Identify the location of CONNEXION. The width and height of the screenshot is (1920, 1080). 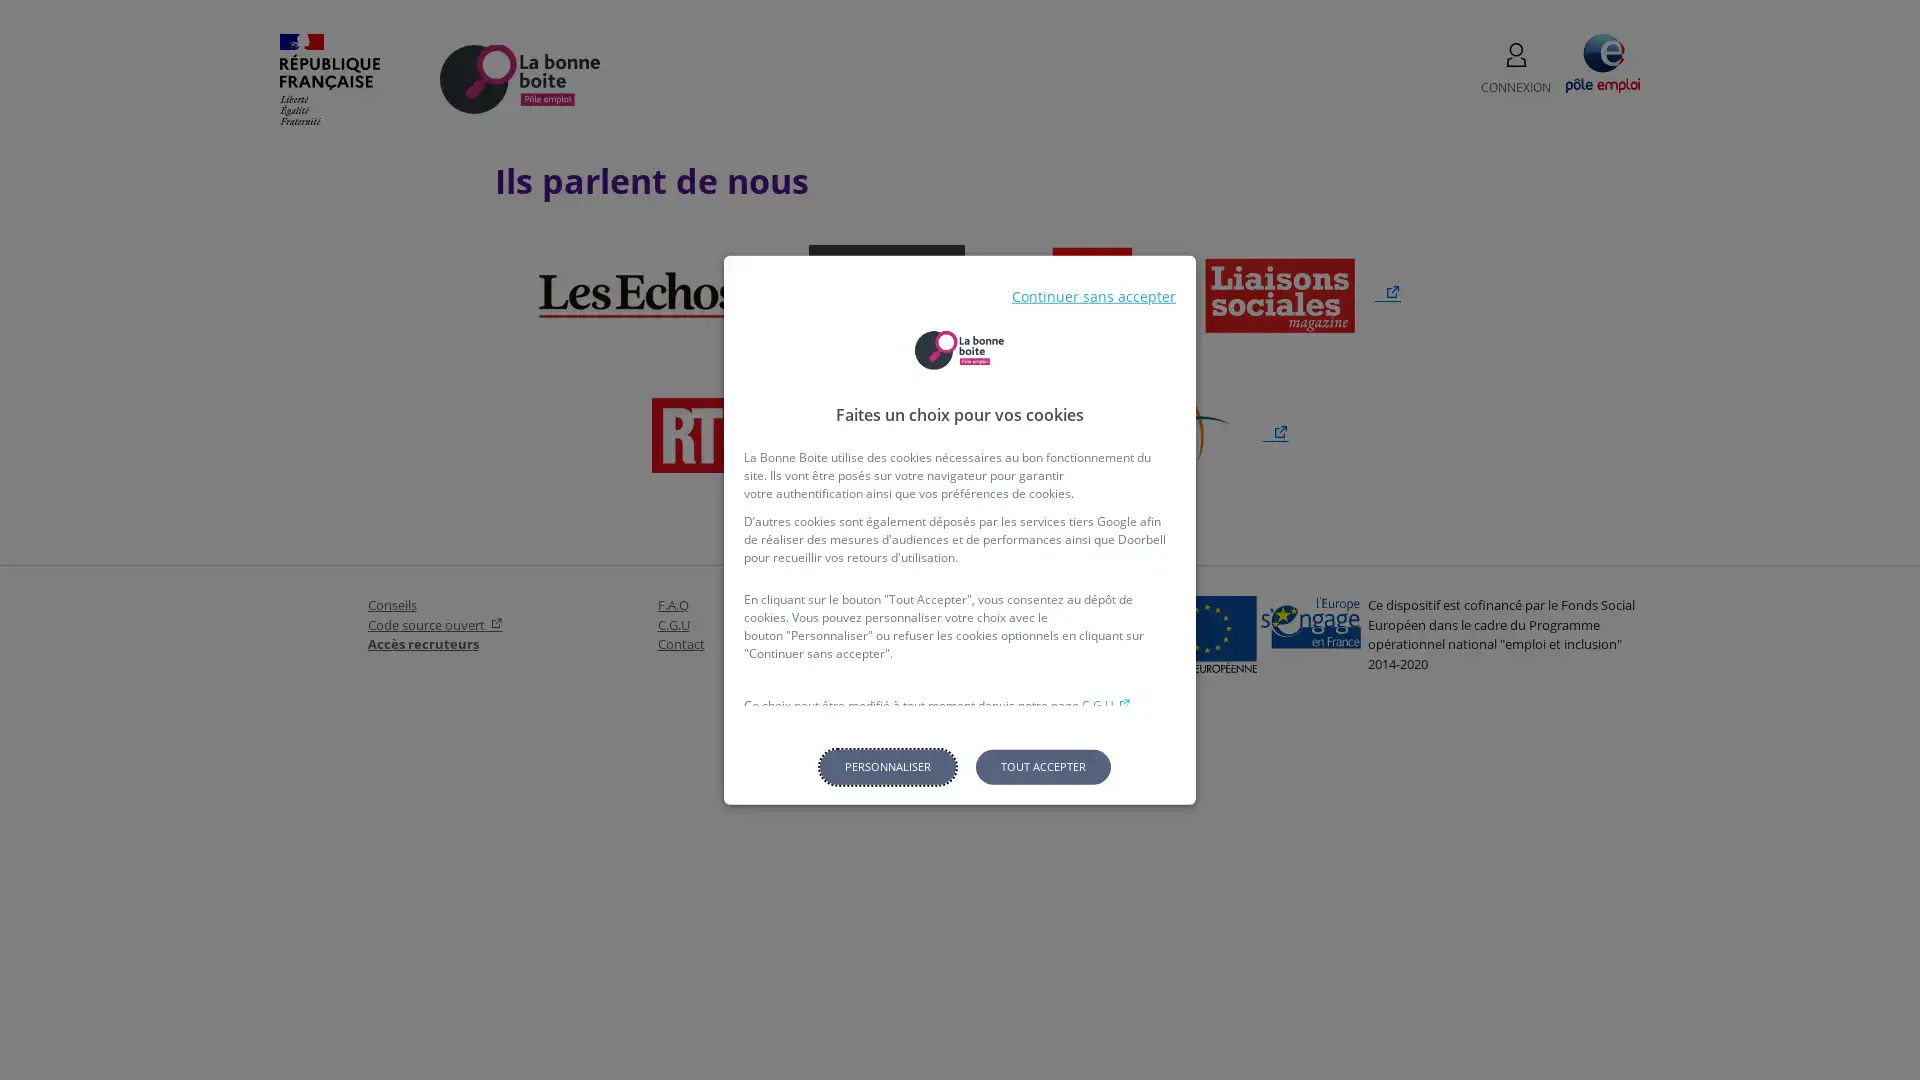
(1516, 67).